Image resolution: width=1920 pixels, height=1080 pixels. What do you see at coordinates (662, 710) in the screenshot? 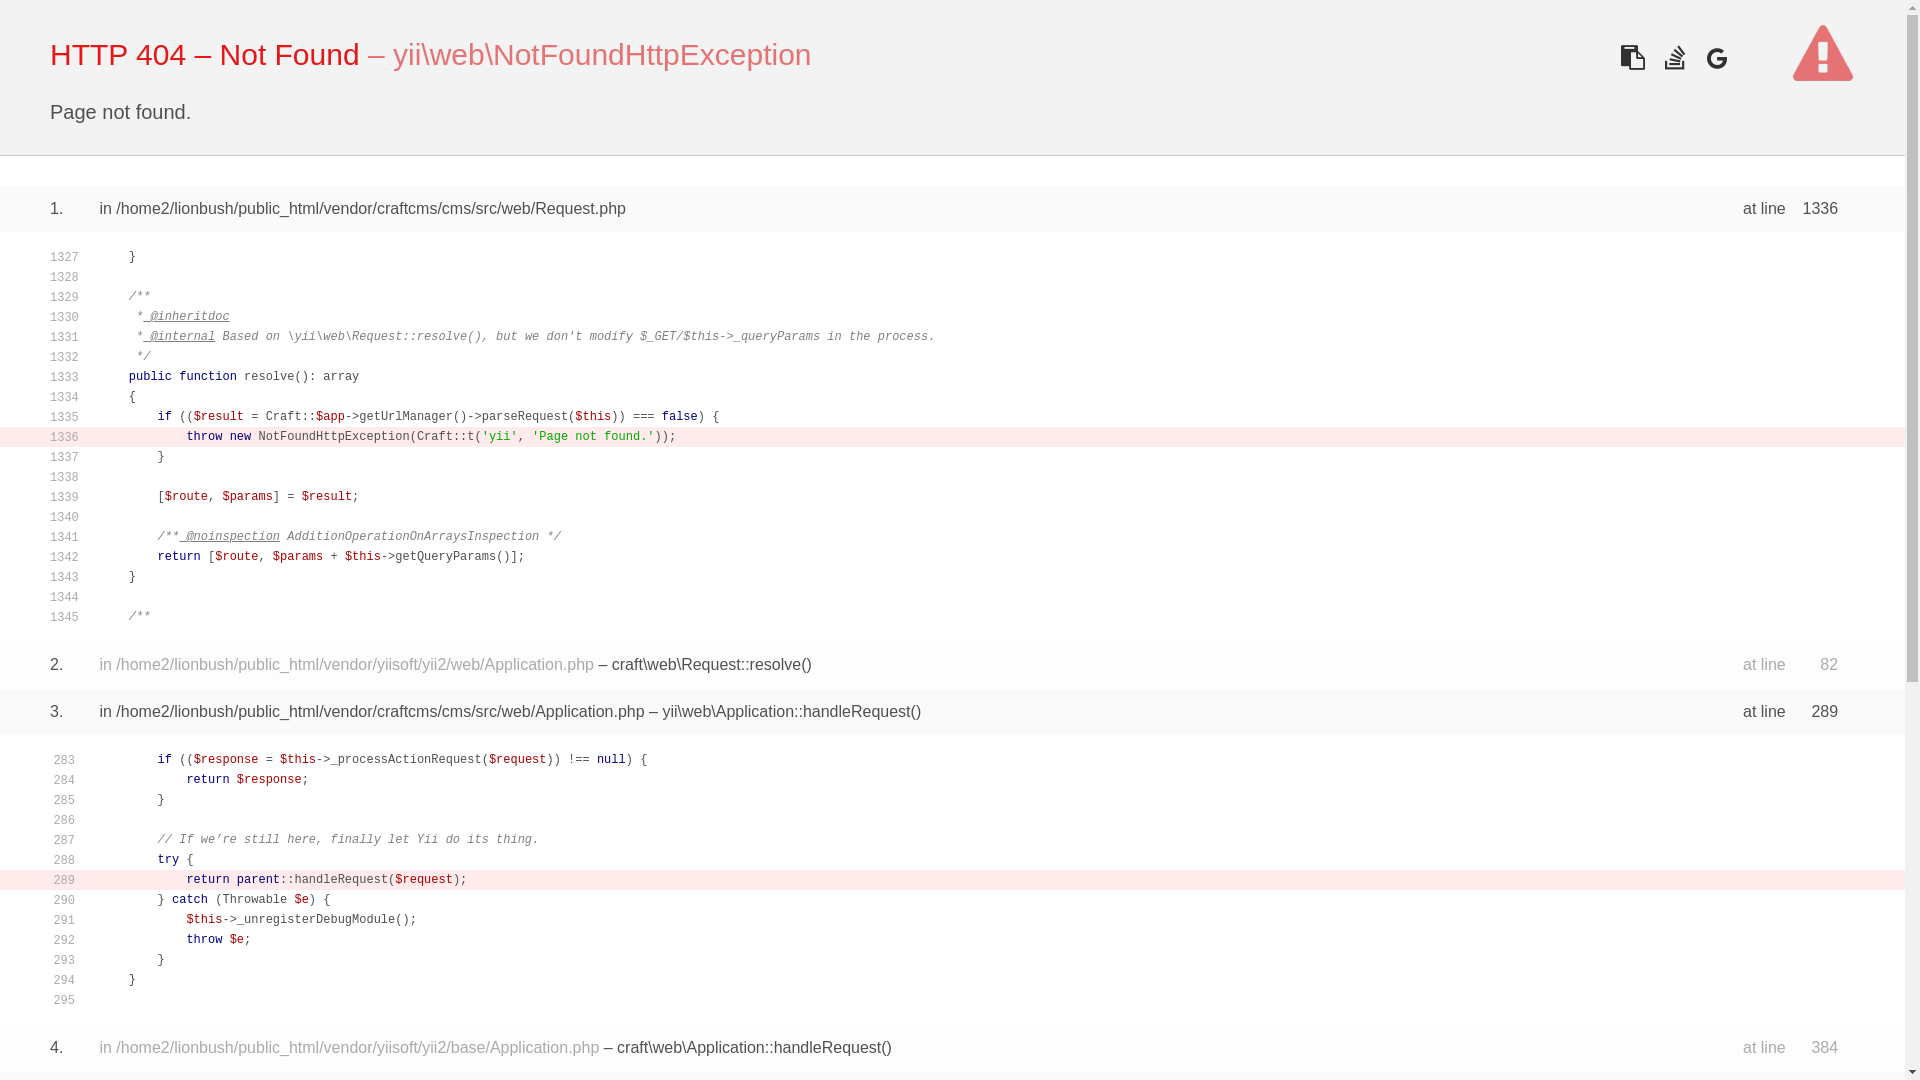
I see `'yii\web\Application::handleRequest'` at bounding box center [662, 710].